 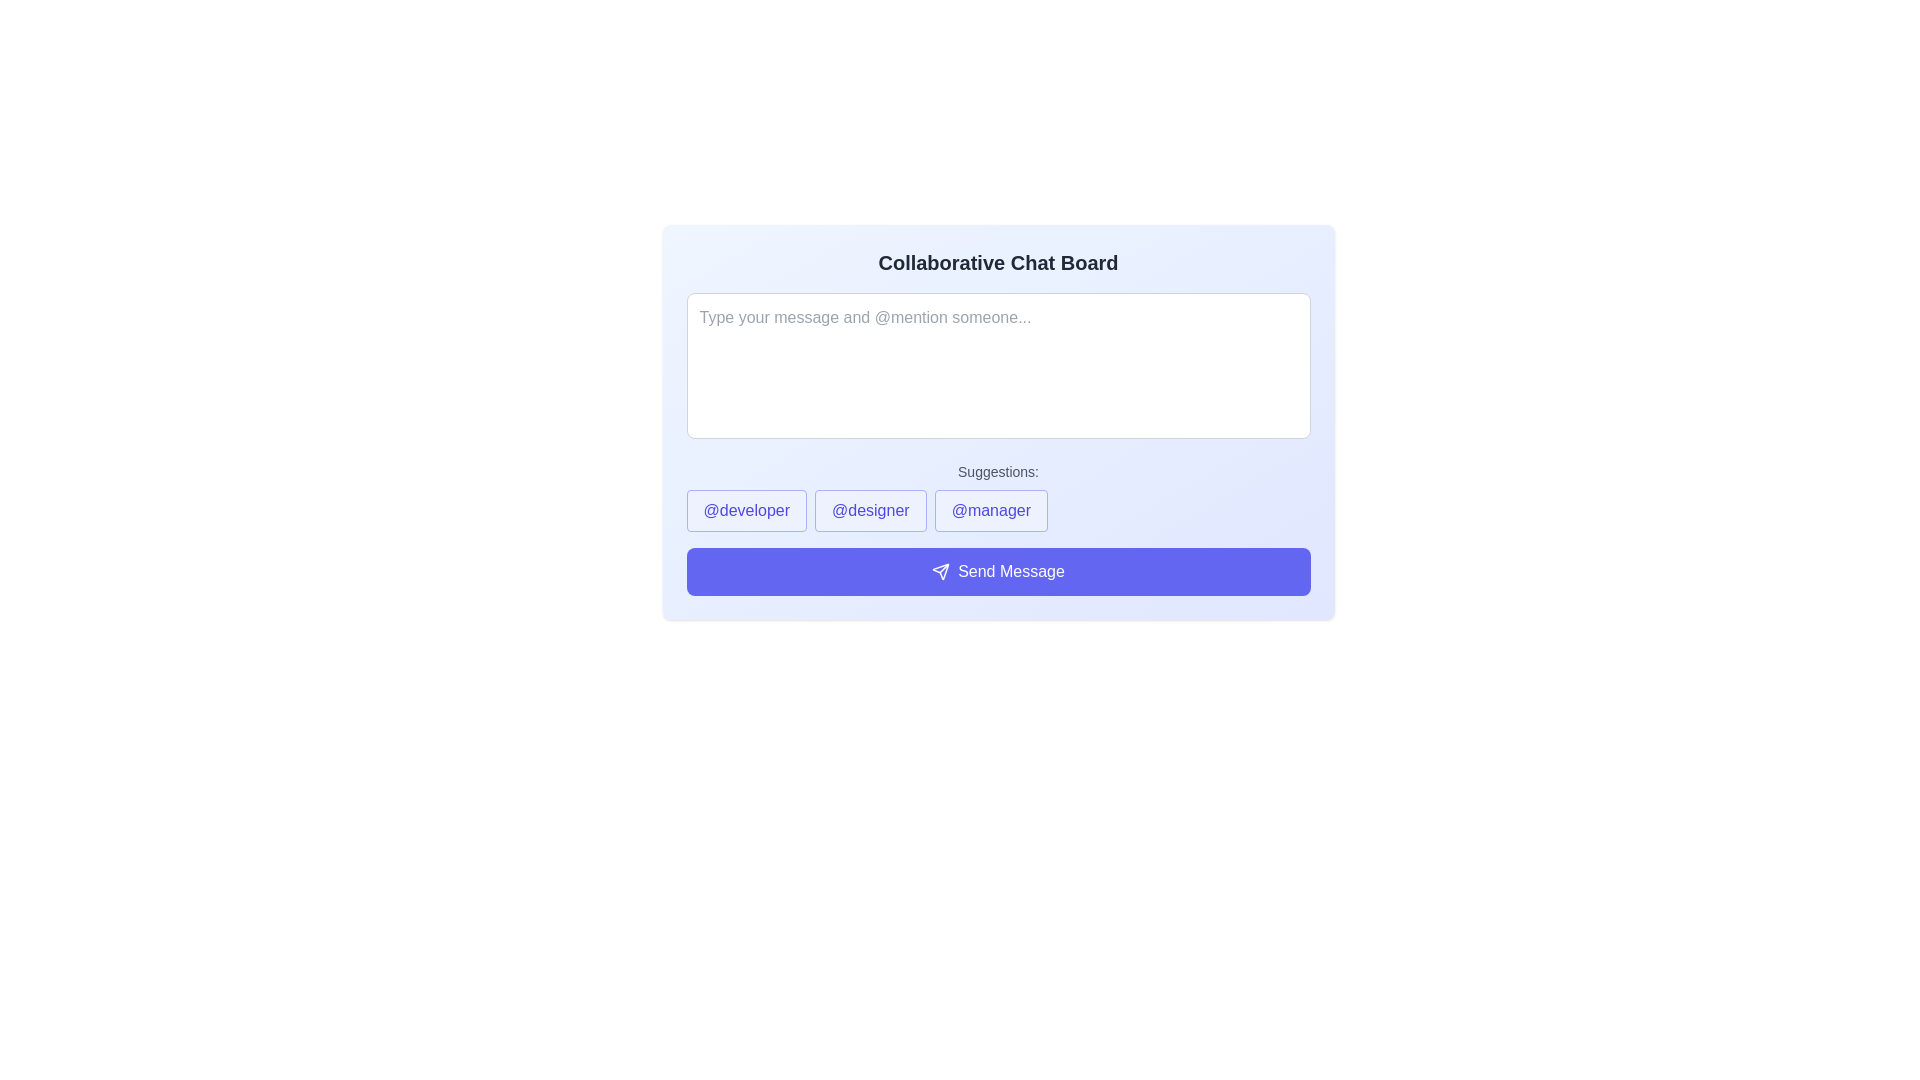 I want to click on the first button located below the text area under the 'Suggestions:' label, so click(x=745, y=509).